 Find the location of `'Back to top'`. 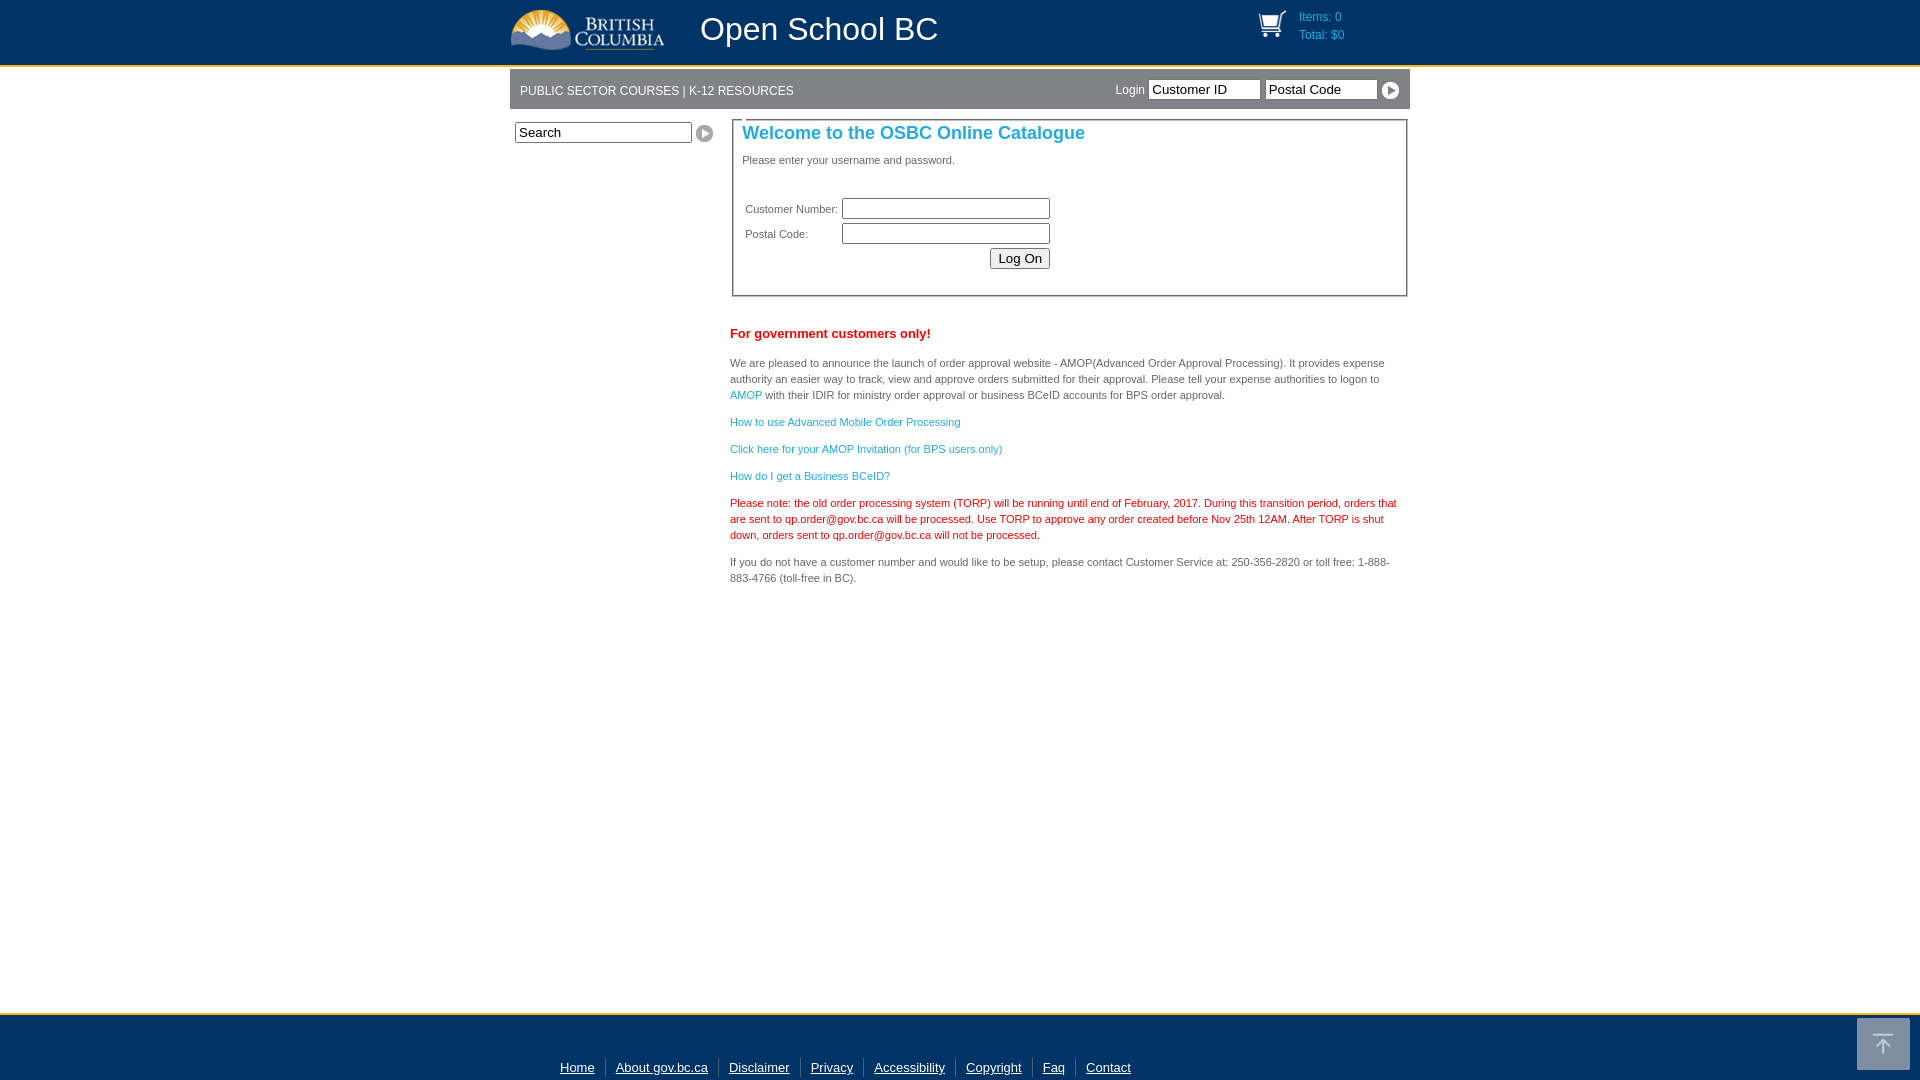

'Back to top' is located at coordinates (1882, 1043).